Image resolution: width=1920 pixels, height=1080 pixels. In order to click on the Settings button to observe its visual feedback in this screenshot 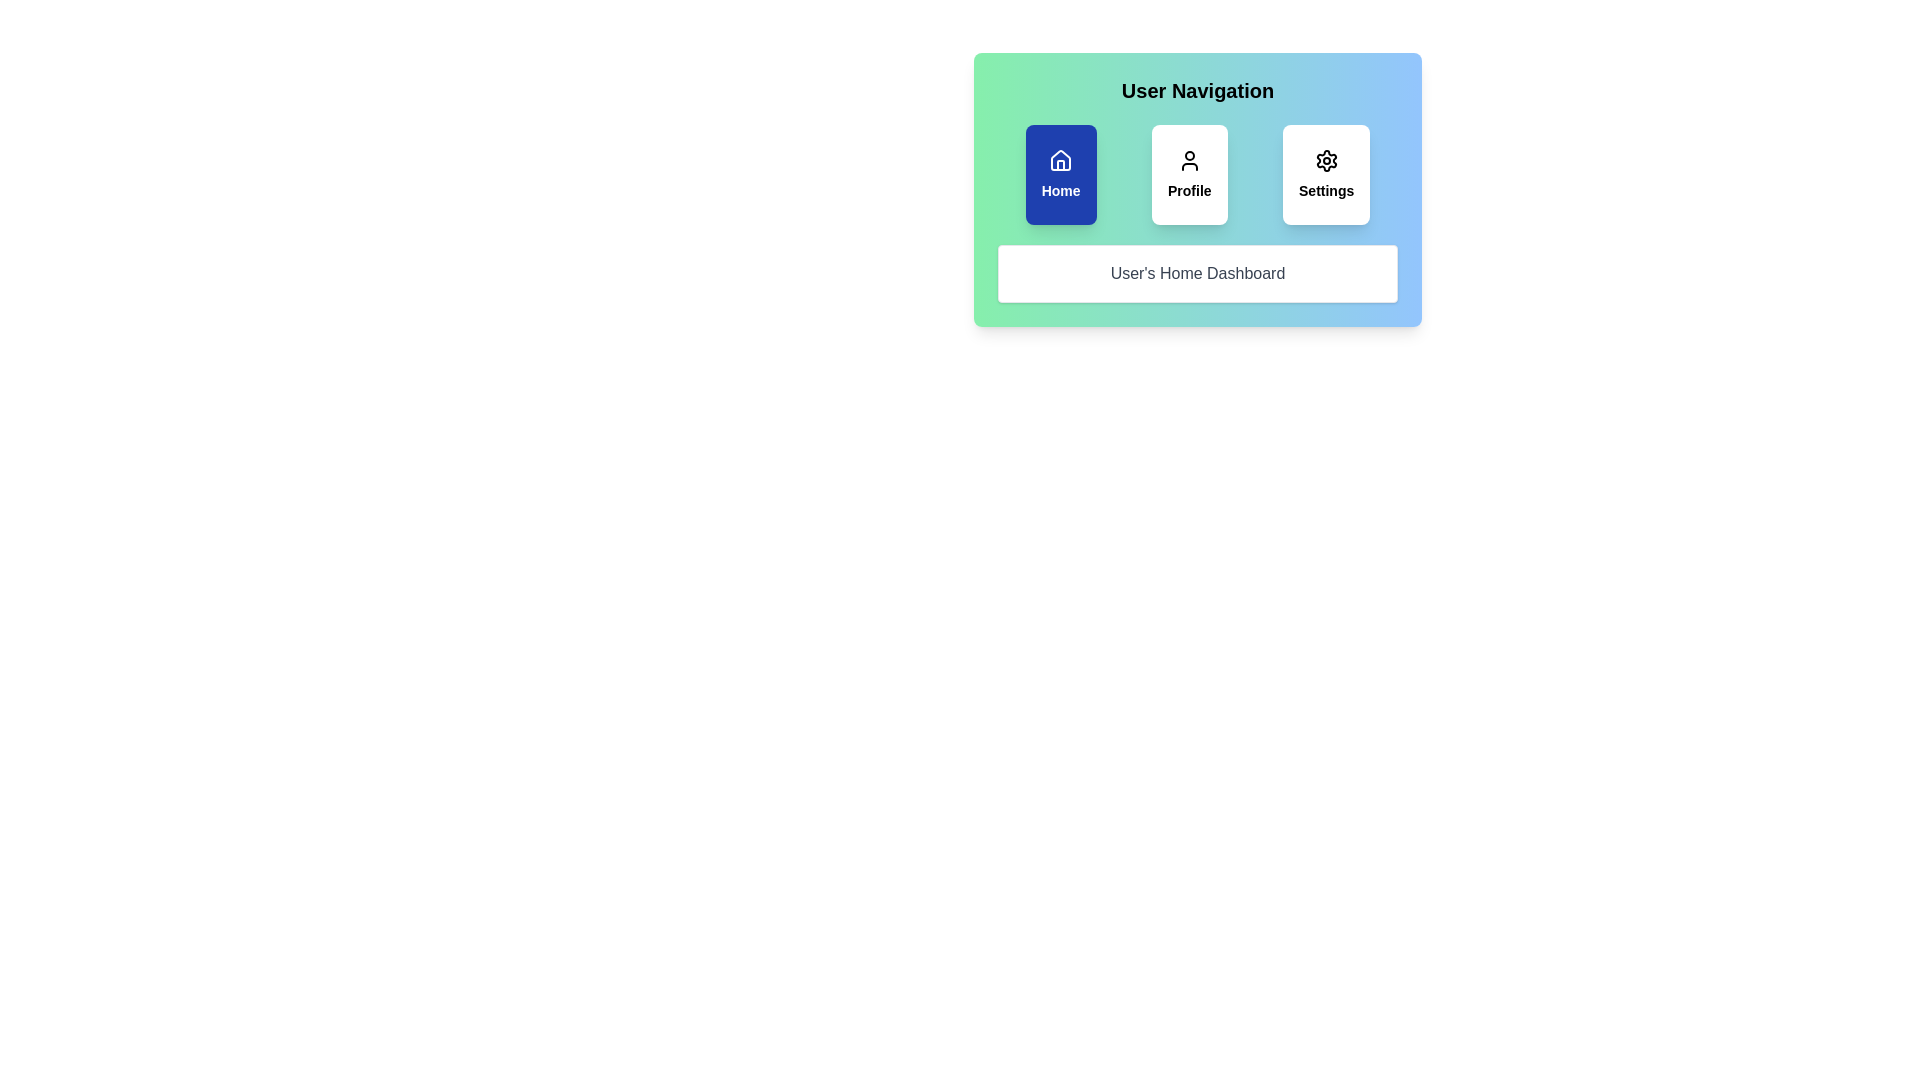, I will do `click(1326, 173)`.